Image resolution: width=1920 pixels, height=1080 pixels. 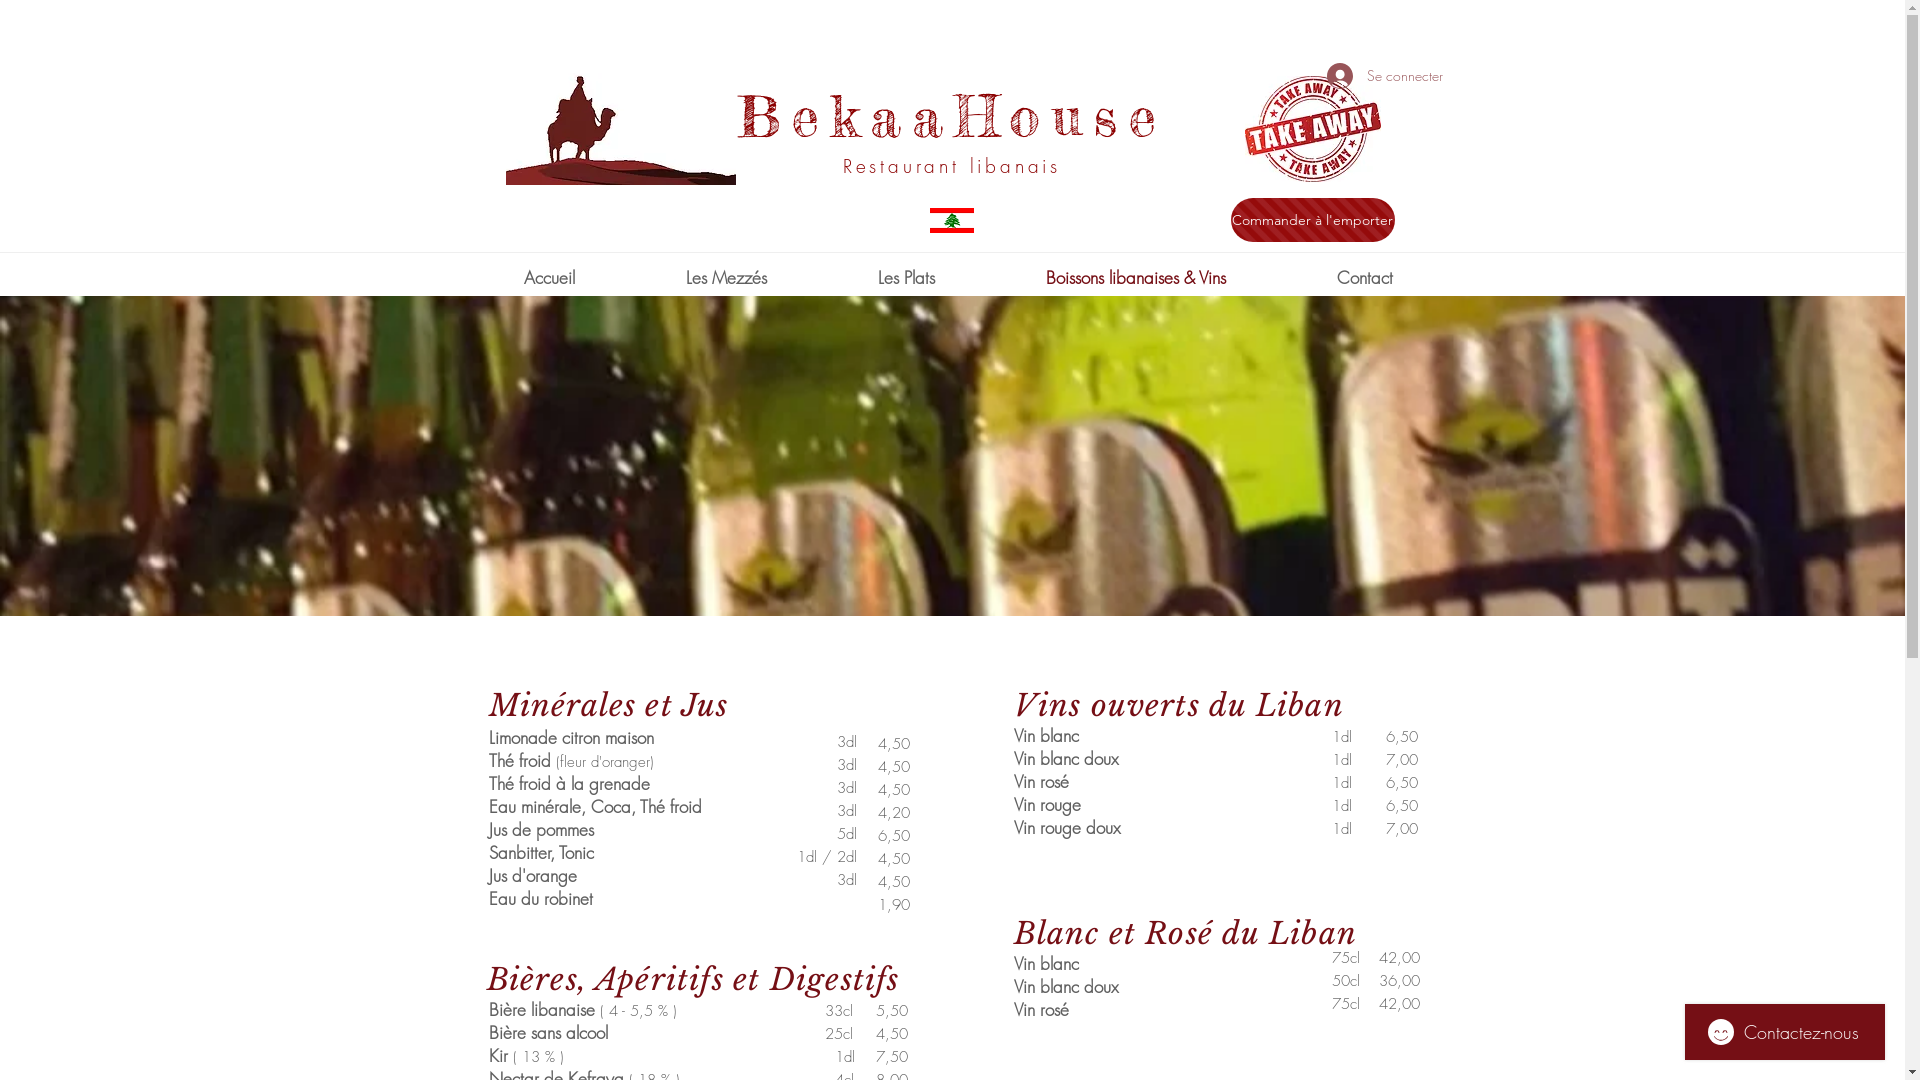 What do you see at coordinates (1333, 39) in the screenshot?
I see `'Restaurant Social Bar'` at bounding box center [1333, 39].